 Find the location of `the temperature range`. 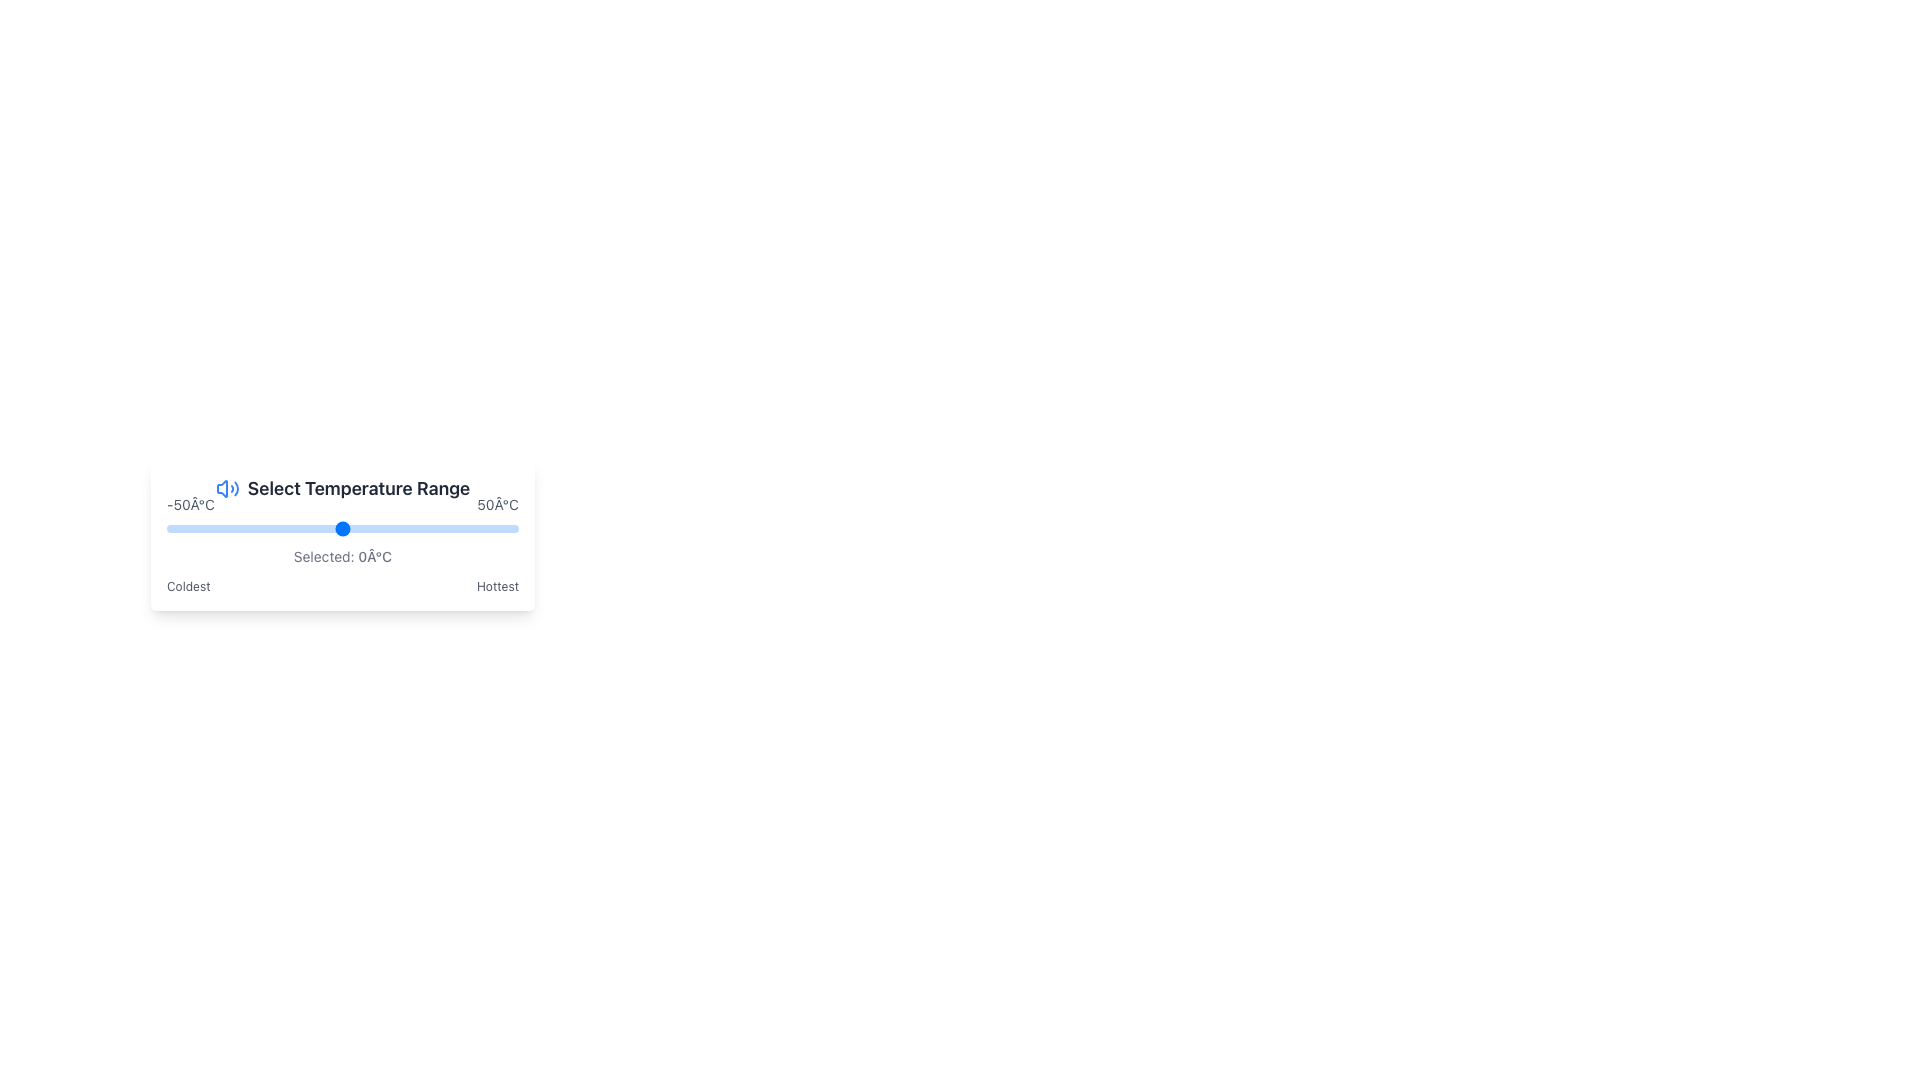

the temperature range is located at coordinates (444, 527).